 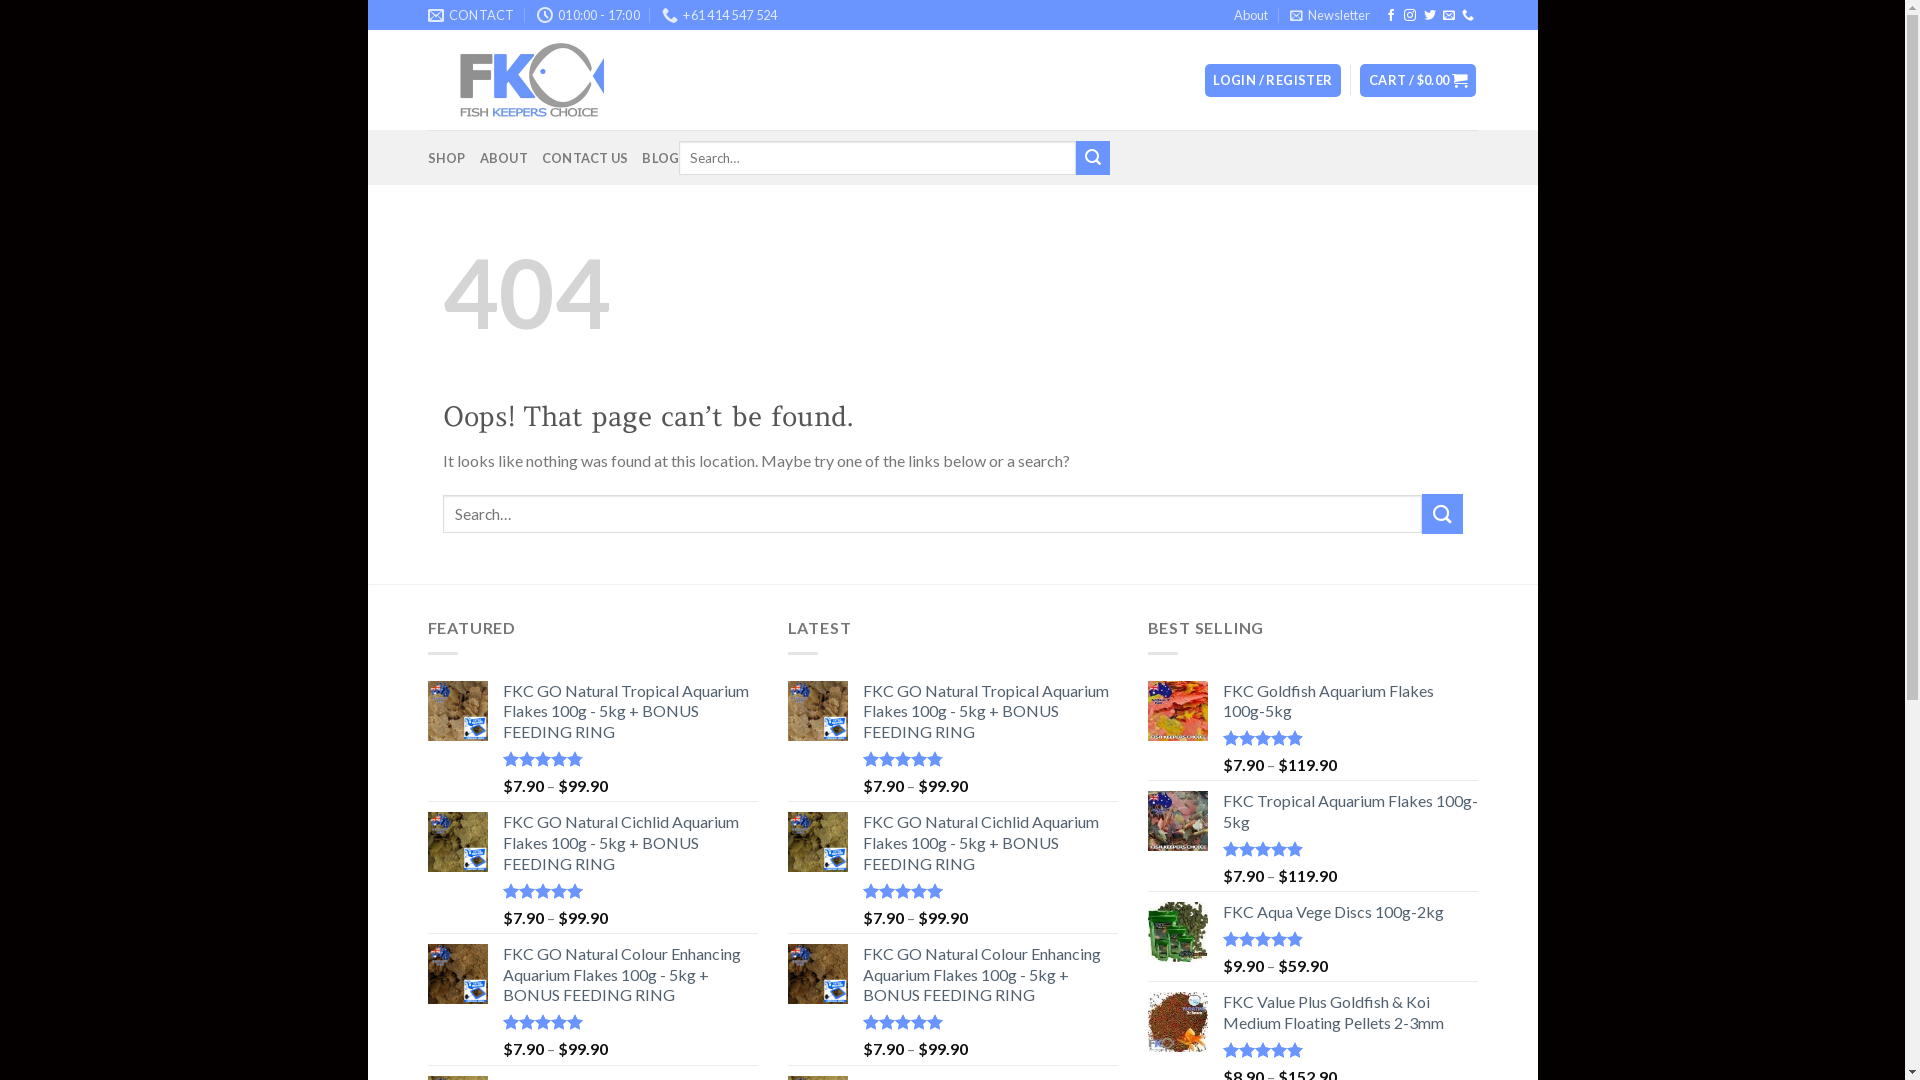 I want to click on 'SHOP', so click(x=445, y=157).